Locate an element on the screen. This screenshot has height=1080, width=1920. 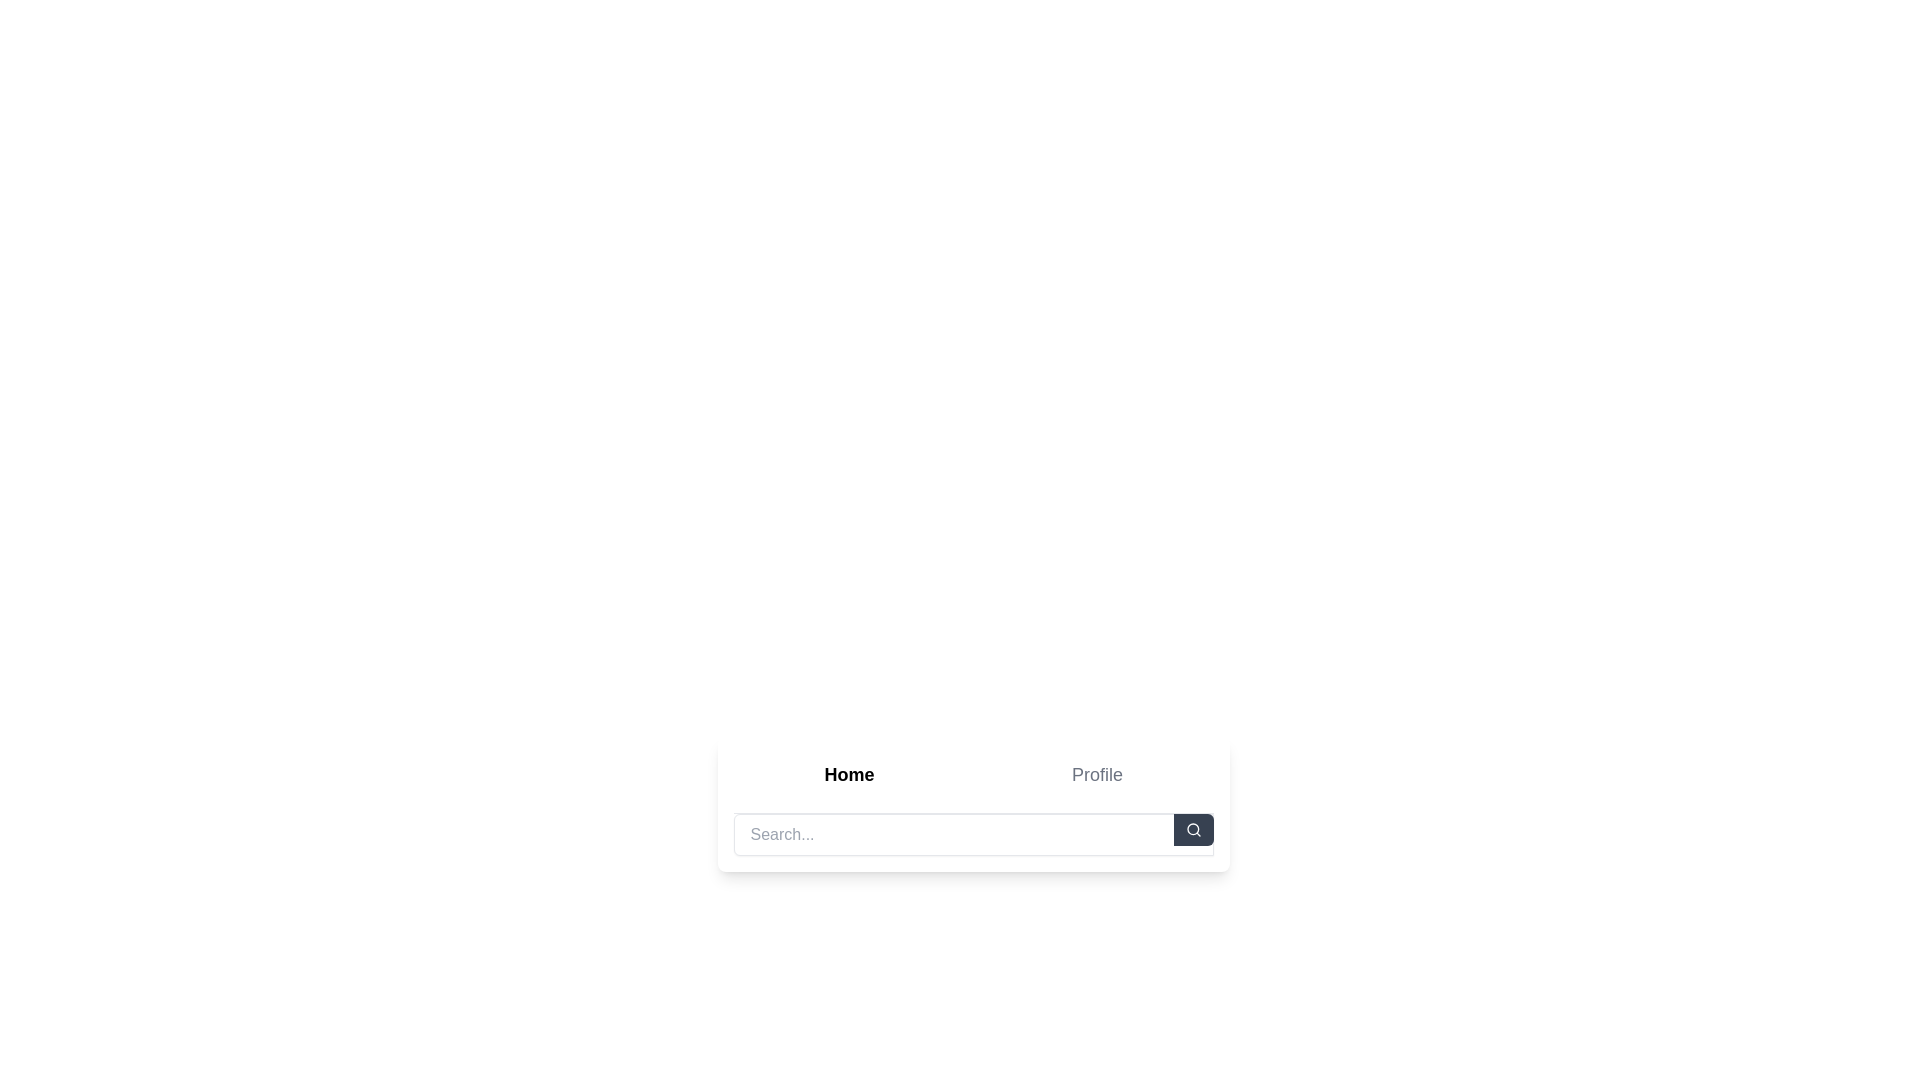
the Tab selection area element containing the labels 'Home' and 'Profile' is located at coordinates (973, 782).